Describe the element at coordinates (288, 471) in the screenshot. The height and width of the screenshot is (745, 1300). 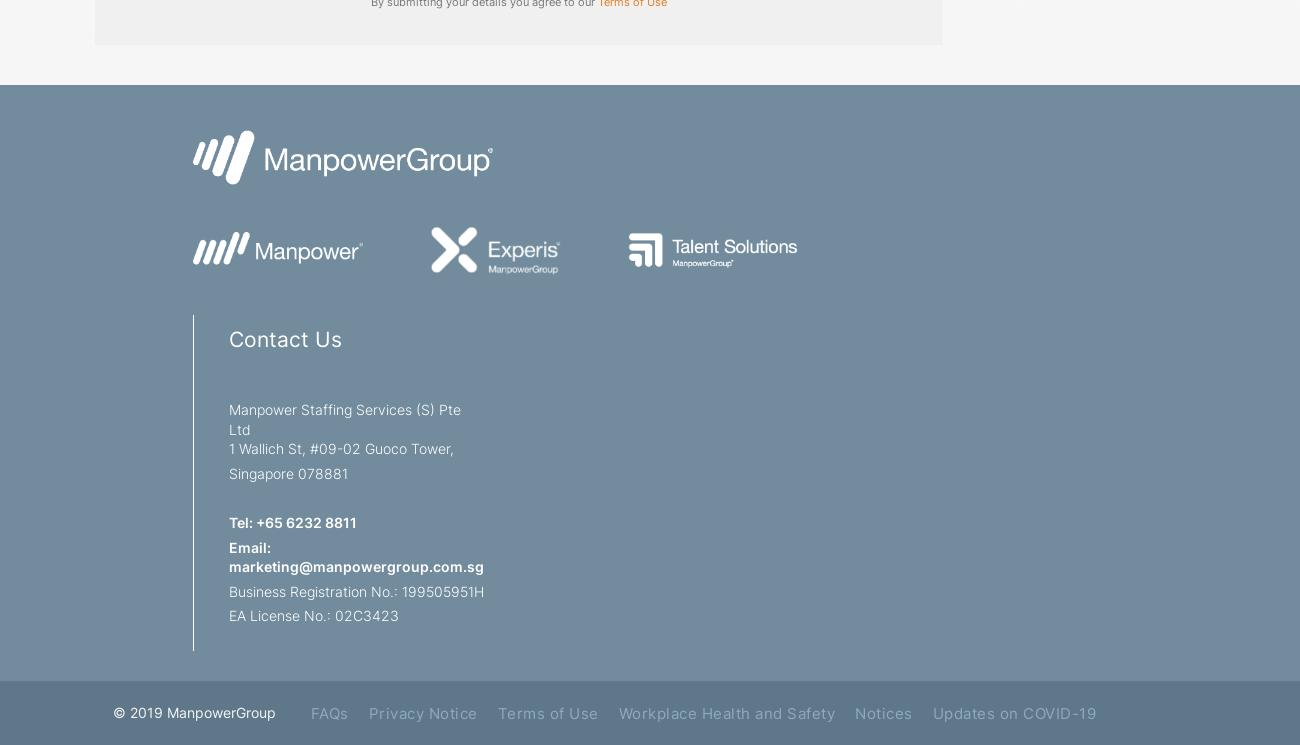
I see `'Singapore 078881'` at that location.